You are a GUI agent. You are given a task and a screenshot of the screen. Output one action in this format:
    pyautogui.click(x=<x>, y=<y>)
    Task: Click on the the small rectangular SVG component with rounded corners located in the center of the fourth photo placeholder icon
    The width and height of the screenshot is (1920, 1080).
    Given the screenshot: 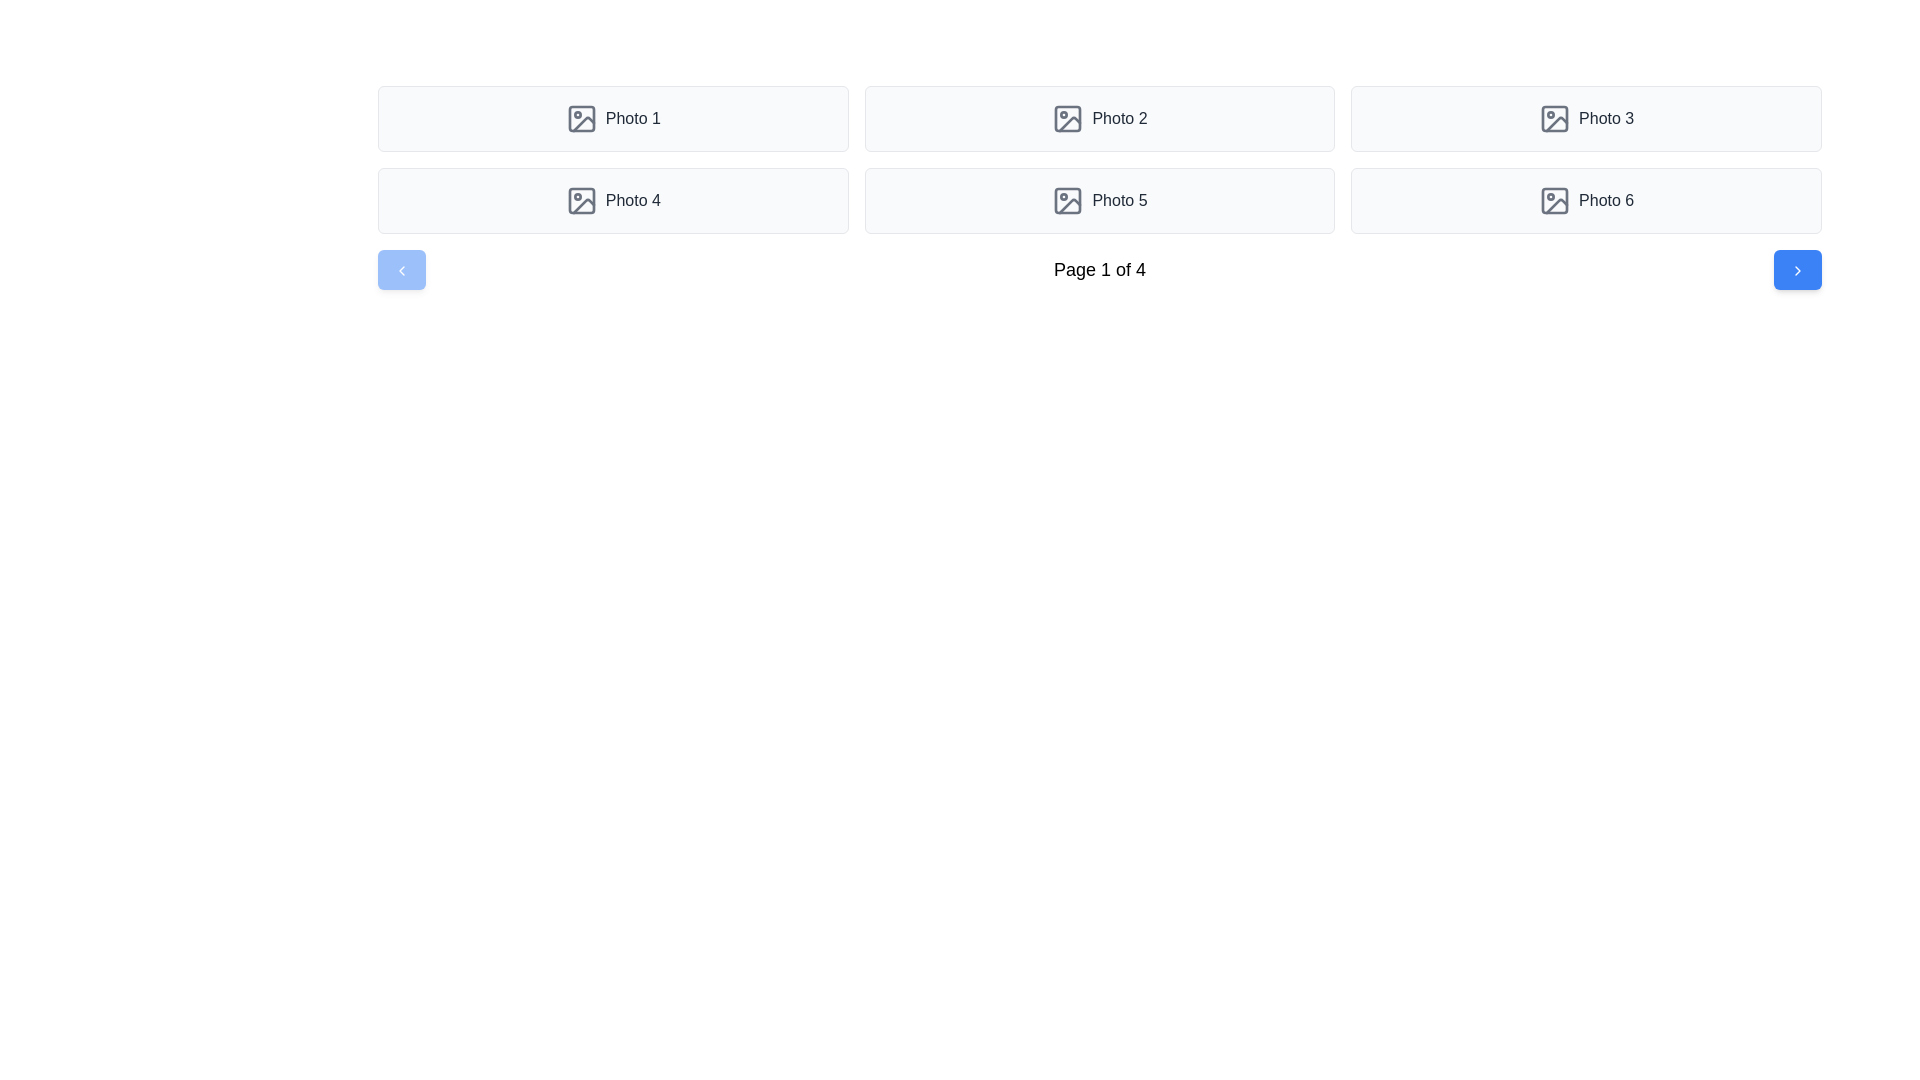 What is the action you would take?
    pyautogui.click(x=580, y=200)
    